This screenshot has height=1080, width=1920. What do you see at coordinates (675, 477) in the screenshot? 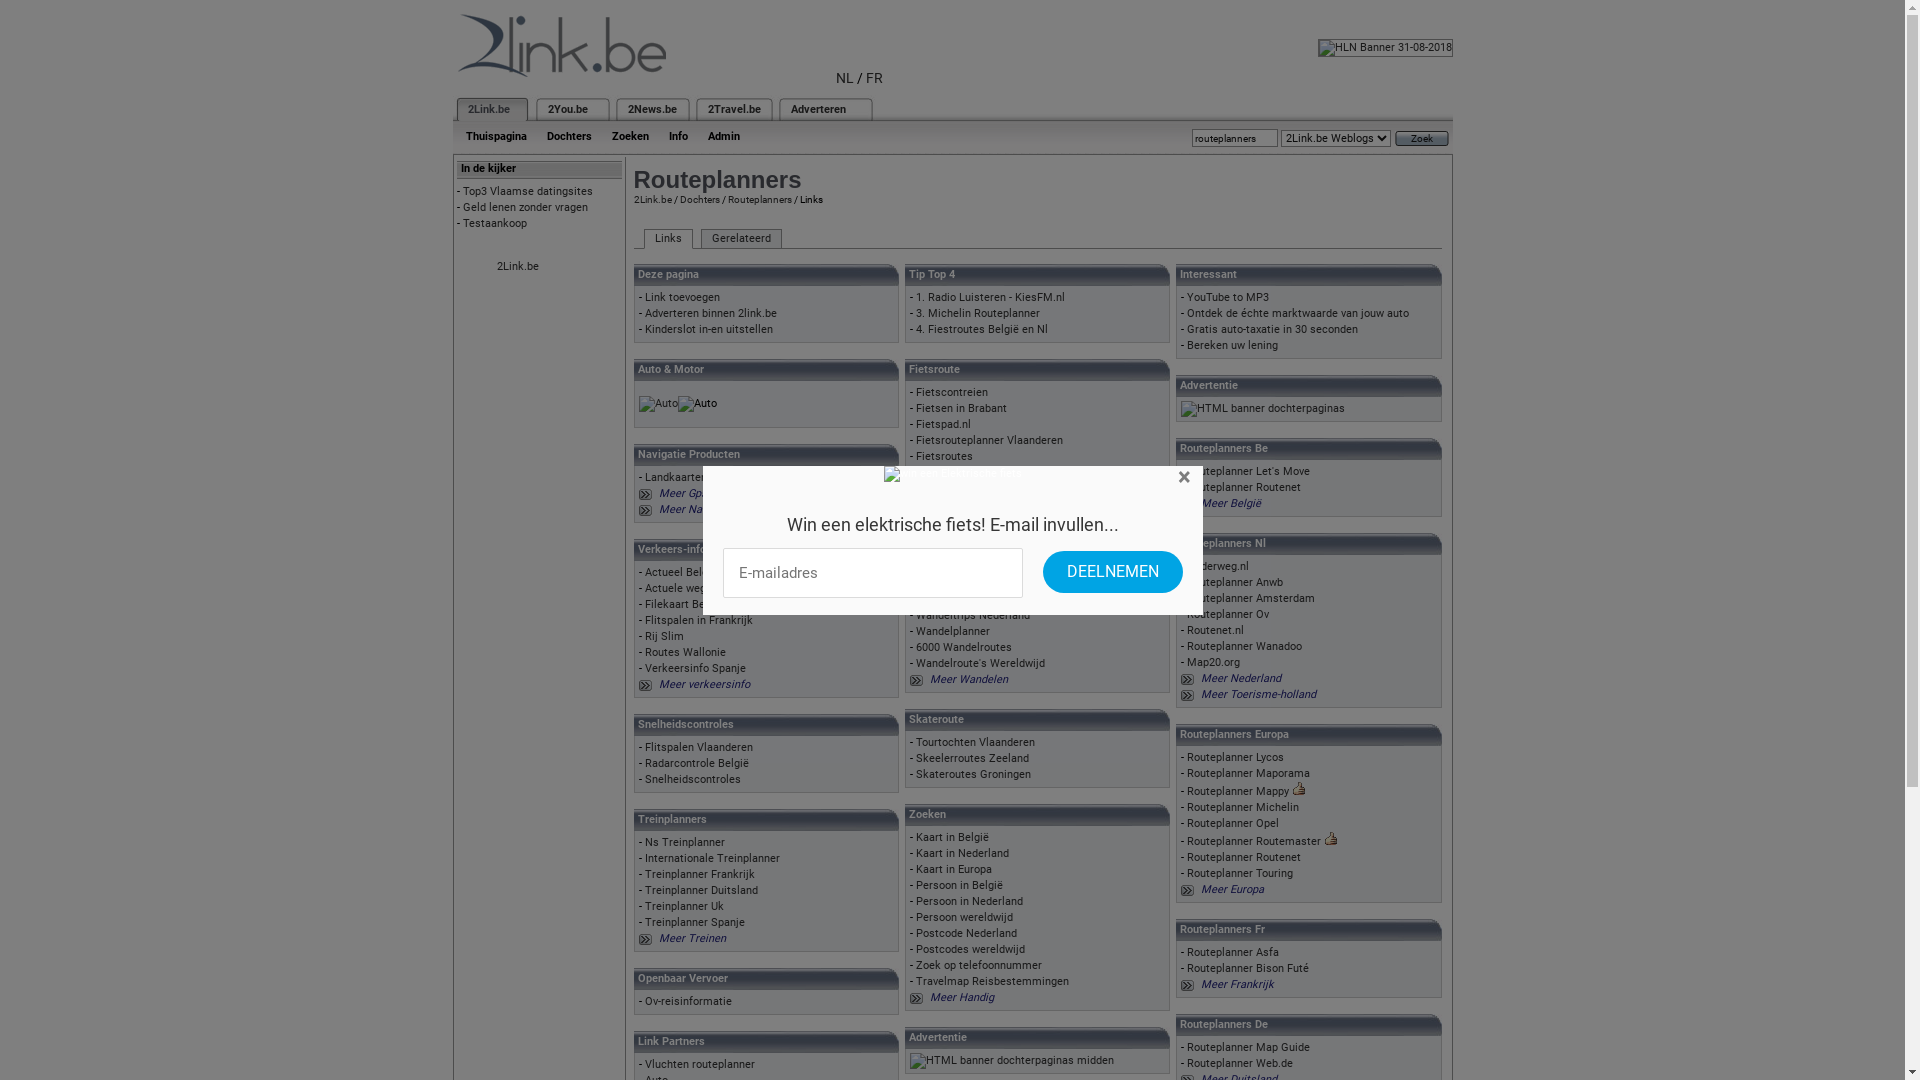
I see `'Landkaarten'` at bounding box center [675, 477].